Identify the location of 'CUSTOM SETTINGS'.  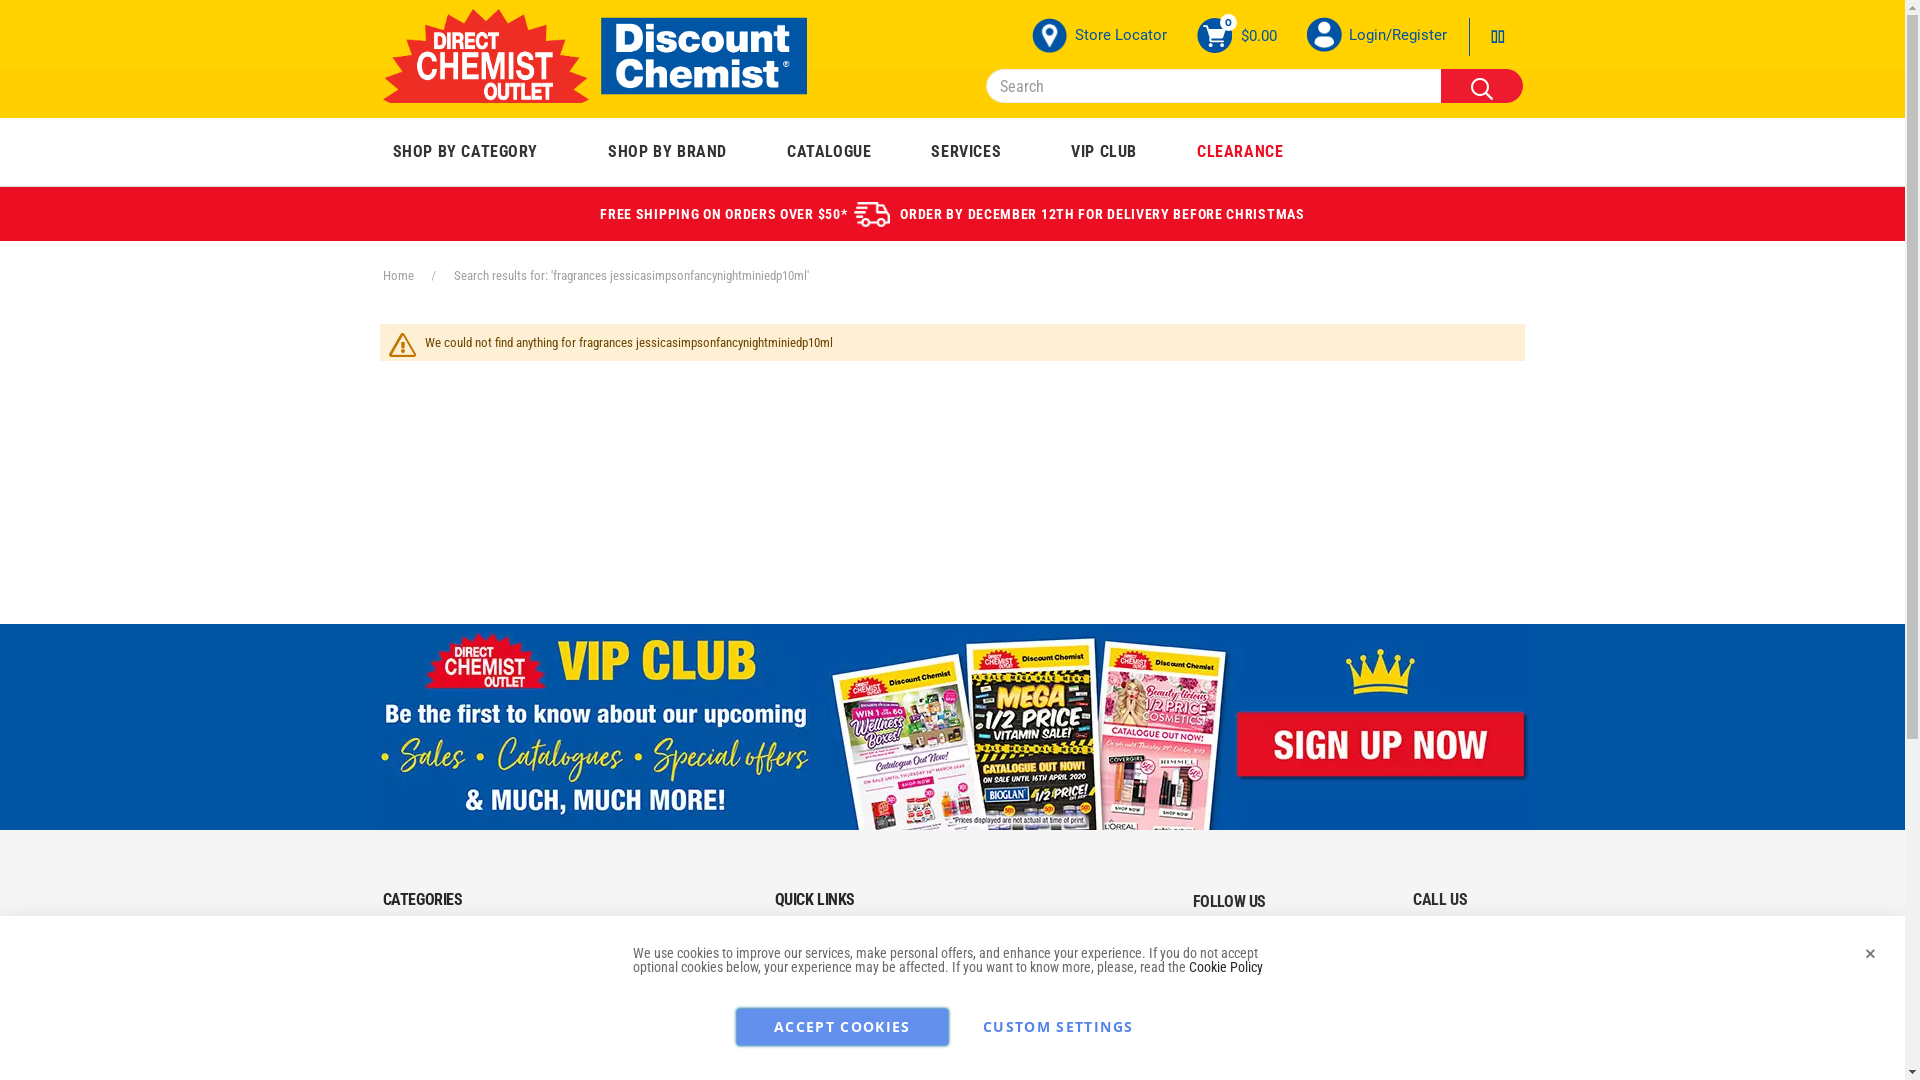
(1056, 1026).